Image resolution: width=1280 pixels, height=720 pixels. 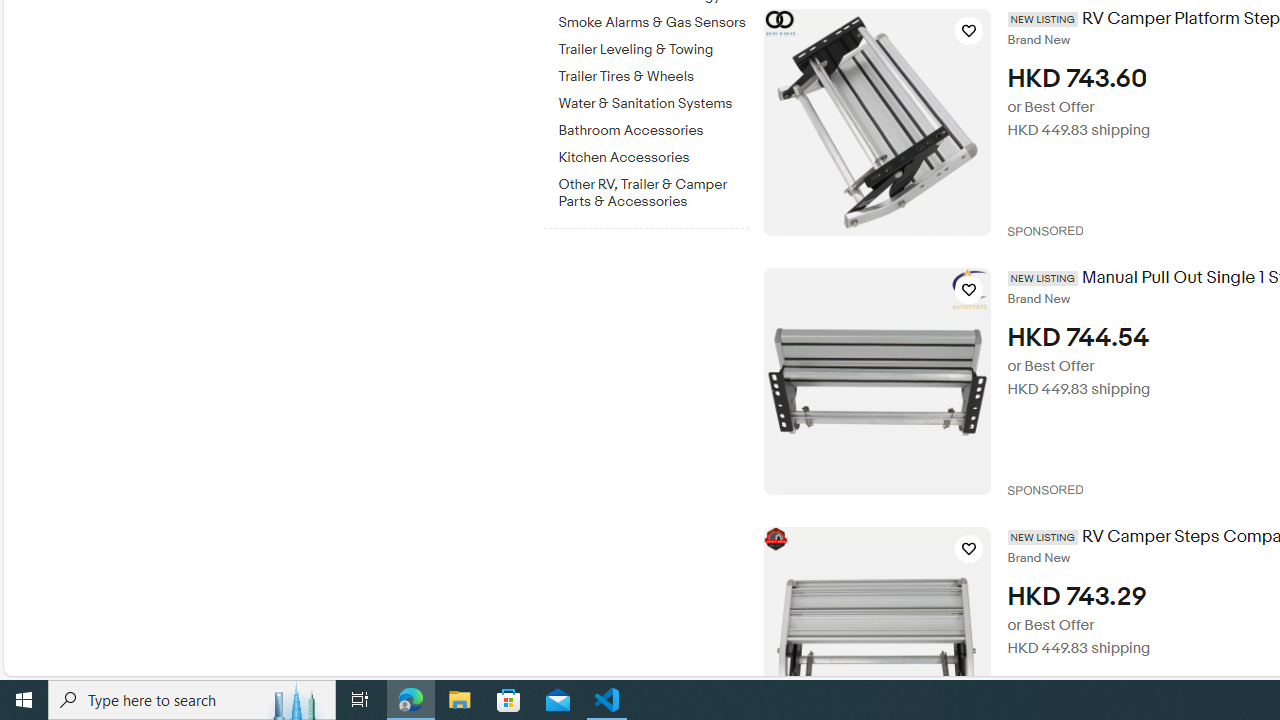 What do you see at coordinates (653, 19) in the screenshot?
I see `'Smoke Alarms & Gas Sensors'` at bounding box center [653, 19].